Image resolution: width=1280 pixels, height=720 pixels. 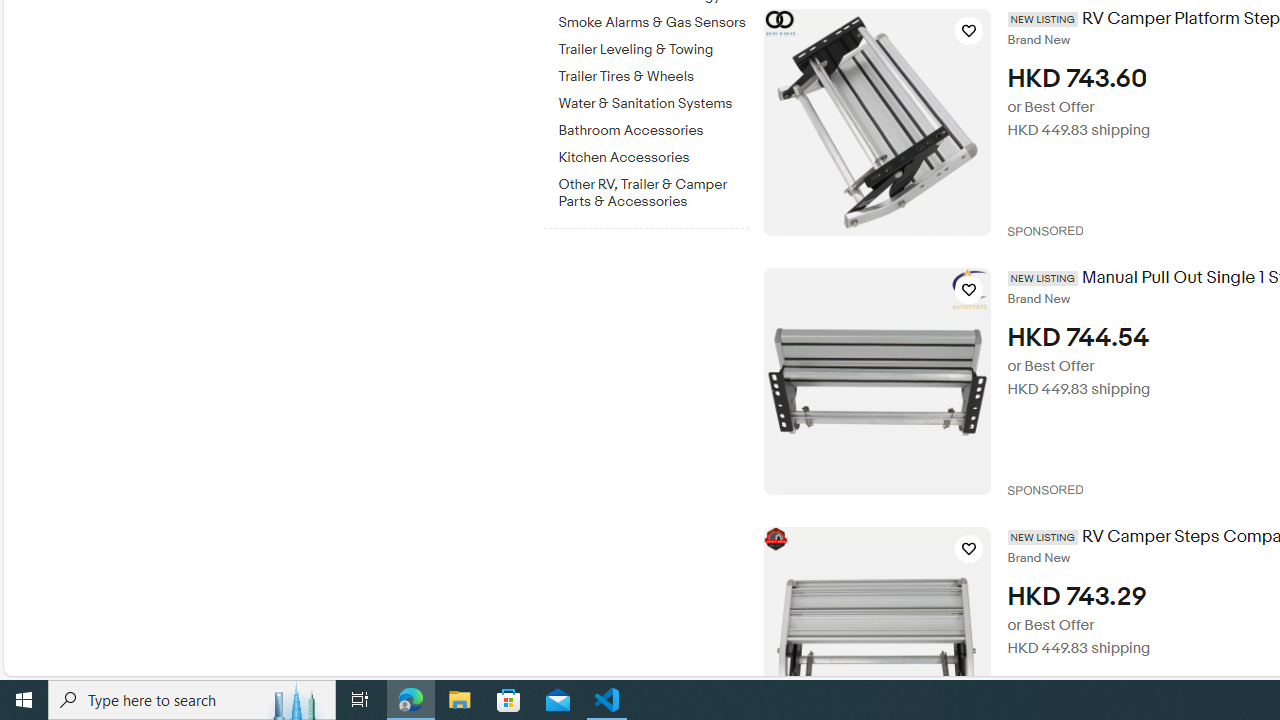 What do you see at coordinates (653, 19) in the screenshot?
I see `'Smoke Alarms & Gas Sensors'` at bounding box center [653, 19].